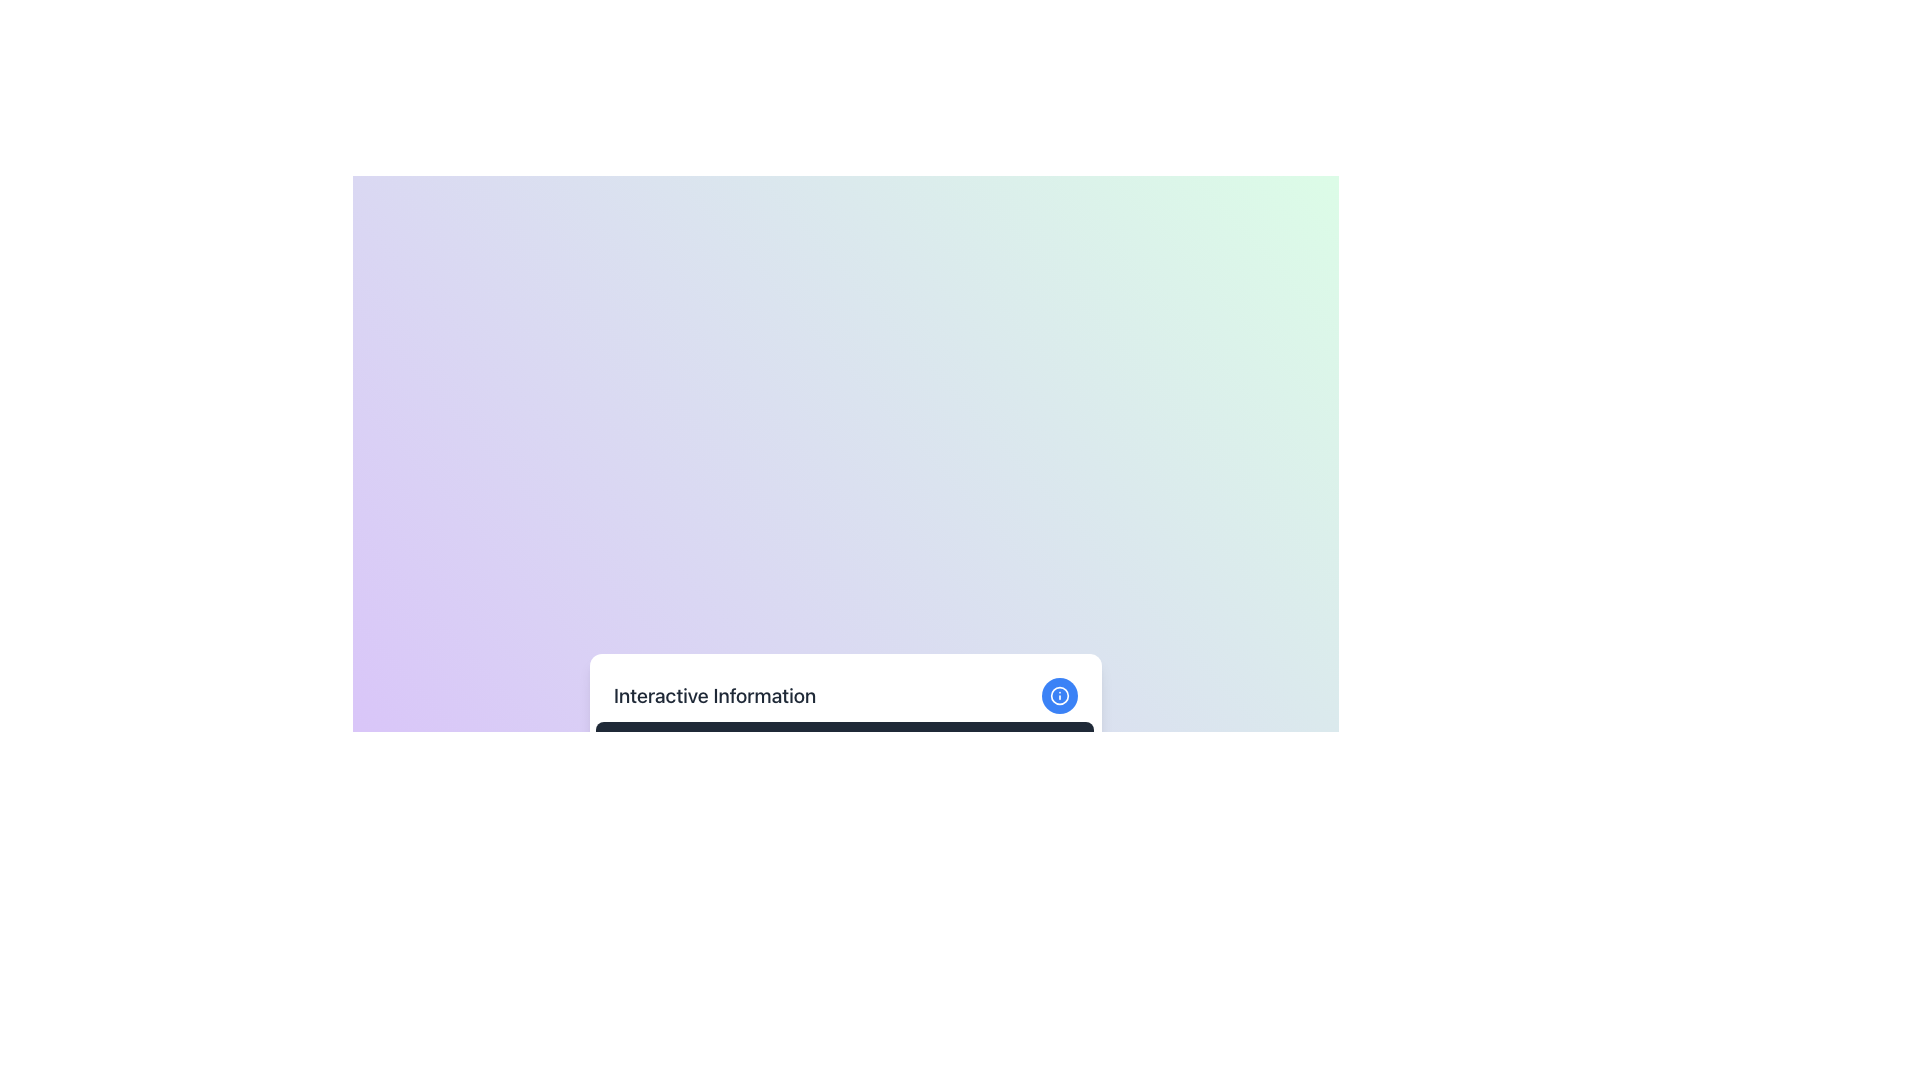 The width and height of the screenshot is (1920, 1080). I want to click on the circular Interactive Icon with a blue background and white border, featuring a centered information symbol, so click(1059, 694).